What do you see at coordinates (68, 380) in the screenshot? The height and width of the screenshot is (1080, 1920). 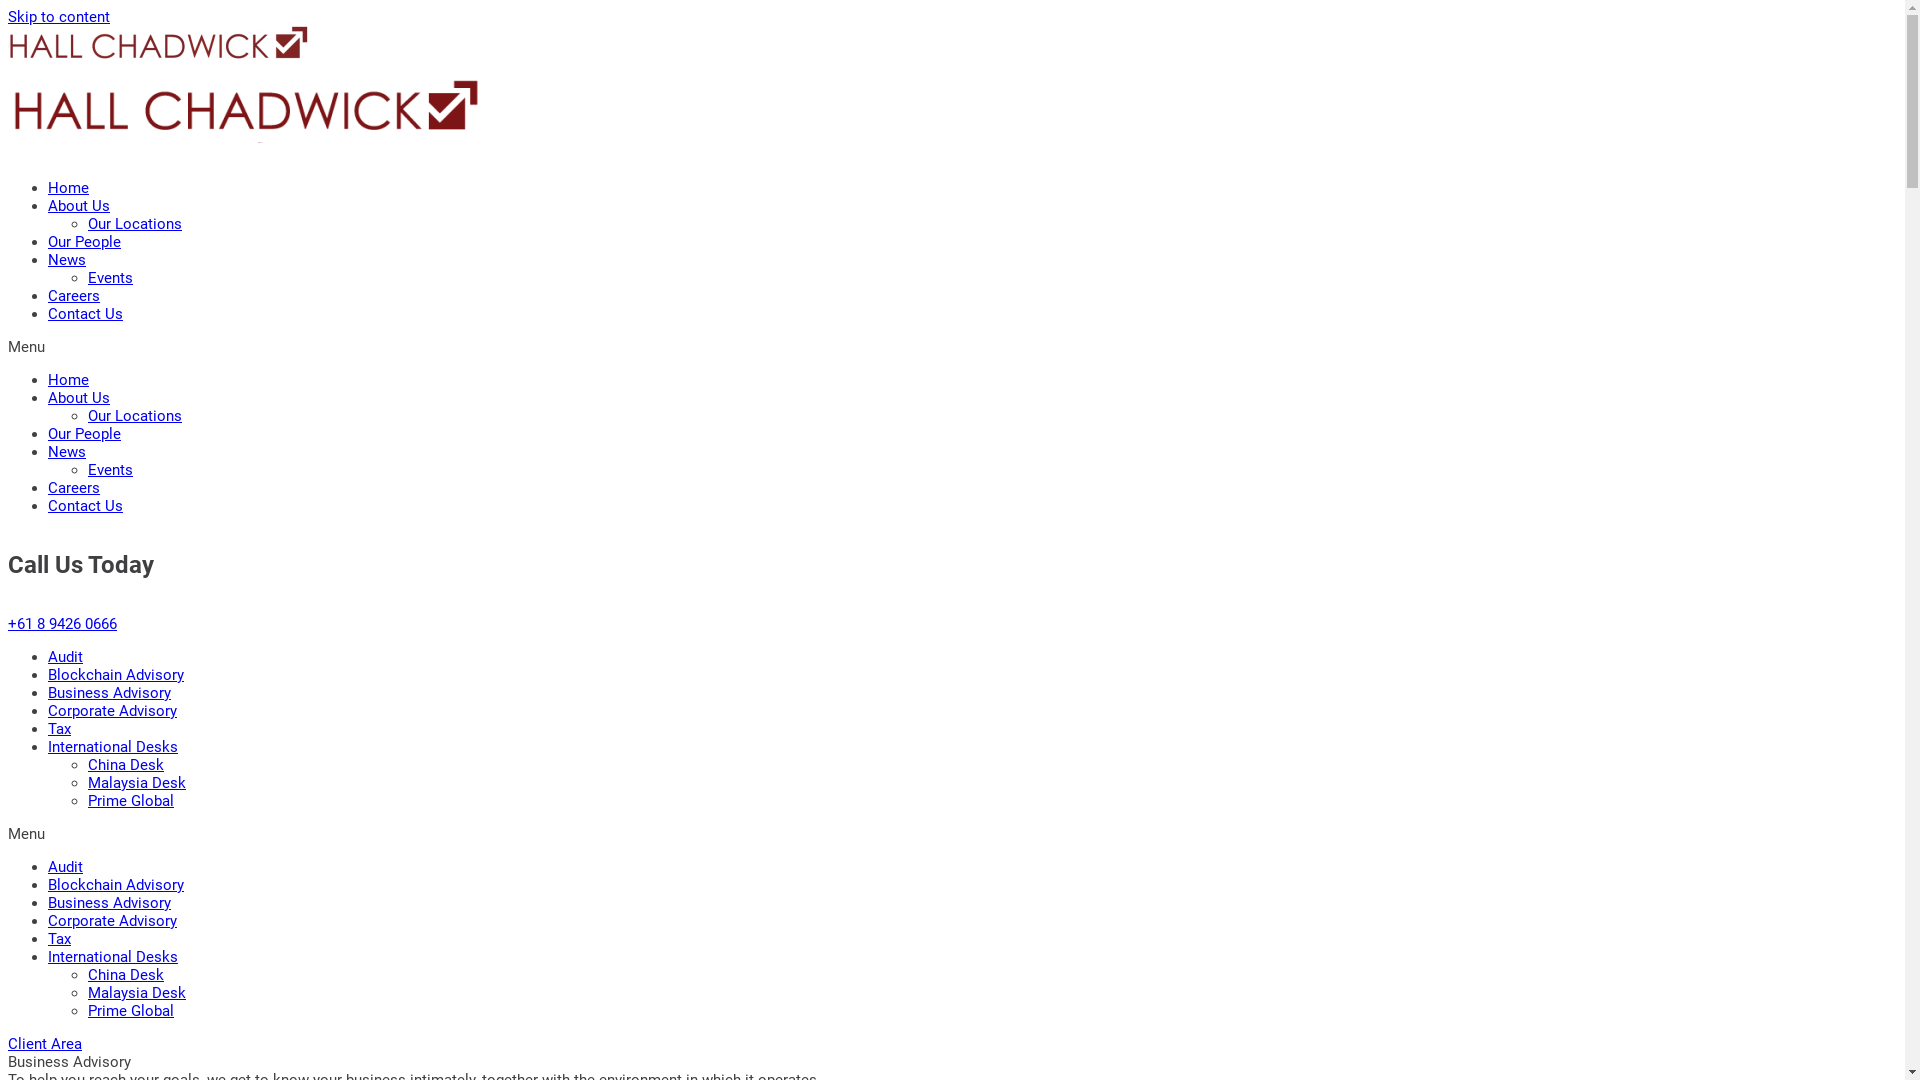 I see `'Home'` at bounding box center [68, 380].